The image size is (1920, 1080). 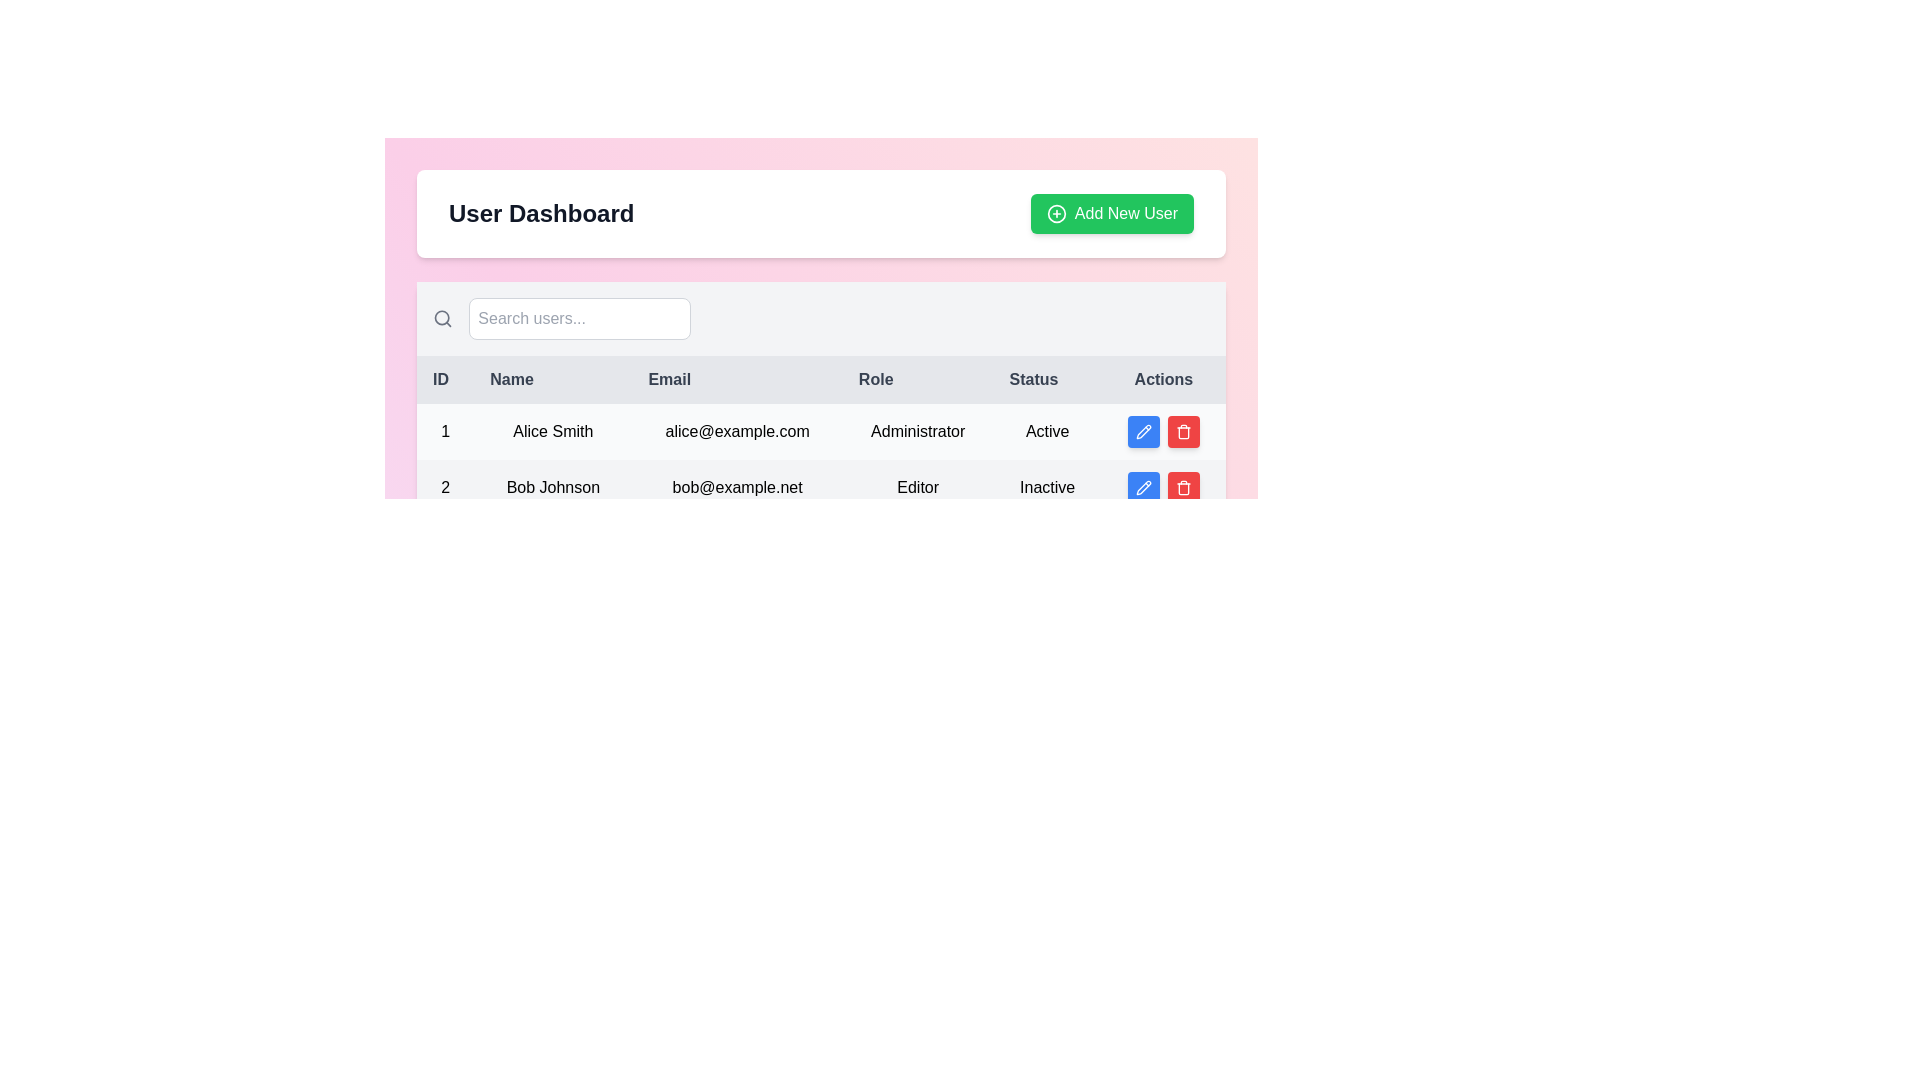 What do you see at coordinates (1046, 488) in the screenshot?
I see `the 'Inactive' status text label for user 'Bob Johnson' in the second row of the data table` at bounding box center [1046, 488].